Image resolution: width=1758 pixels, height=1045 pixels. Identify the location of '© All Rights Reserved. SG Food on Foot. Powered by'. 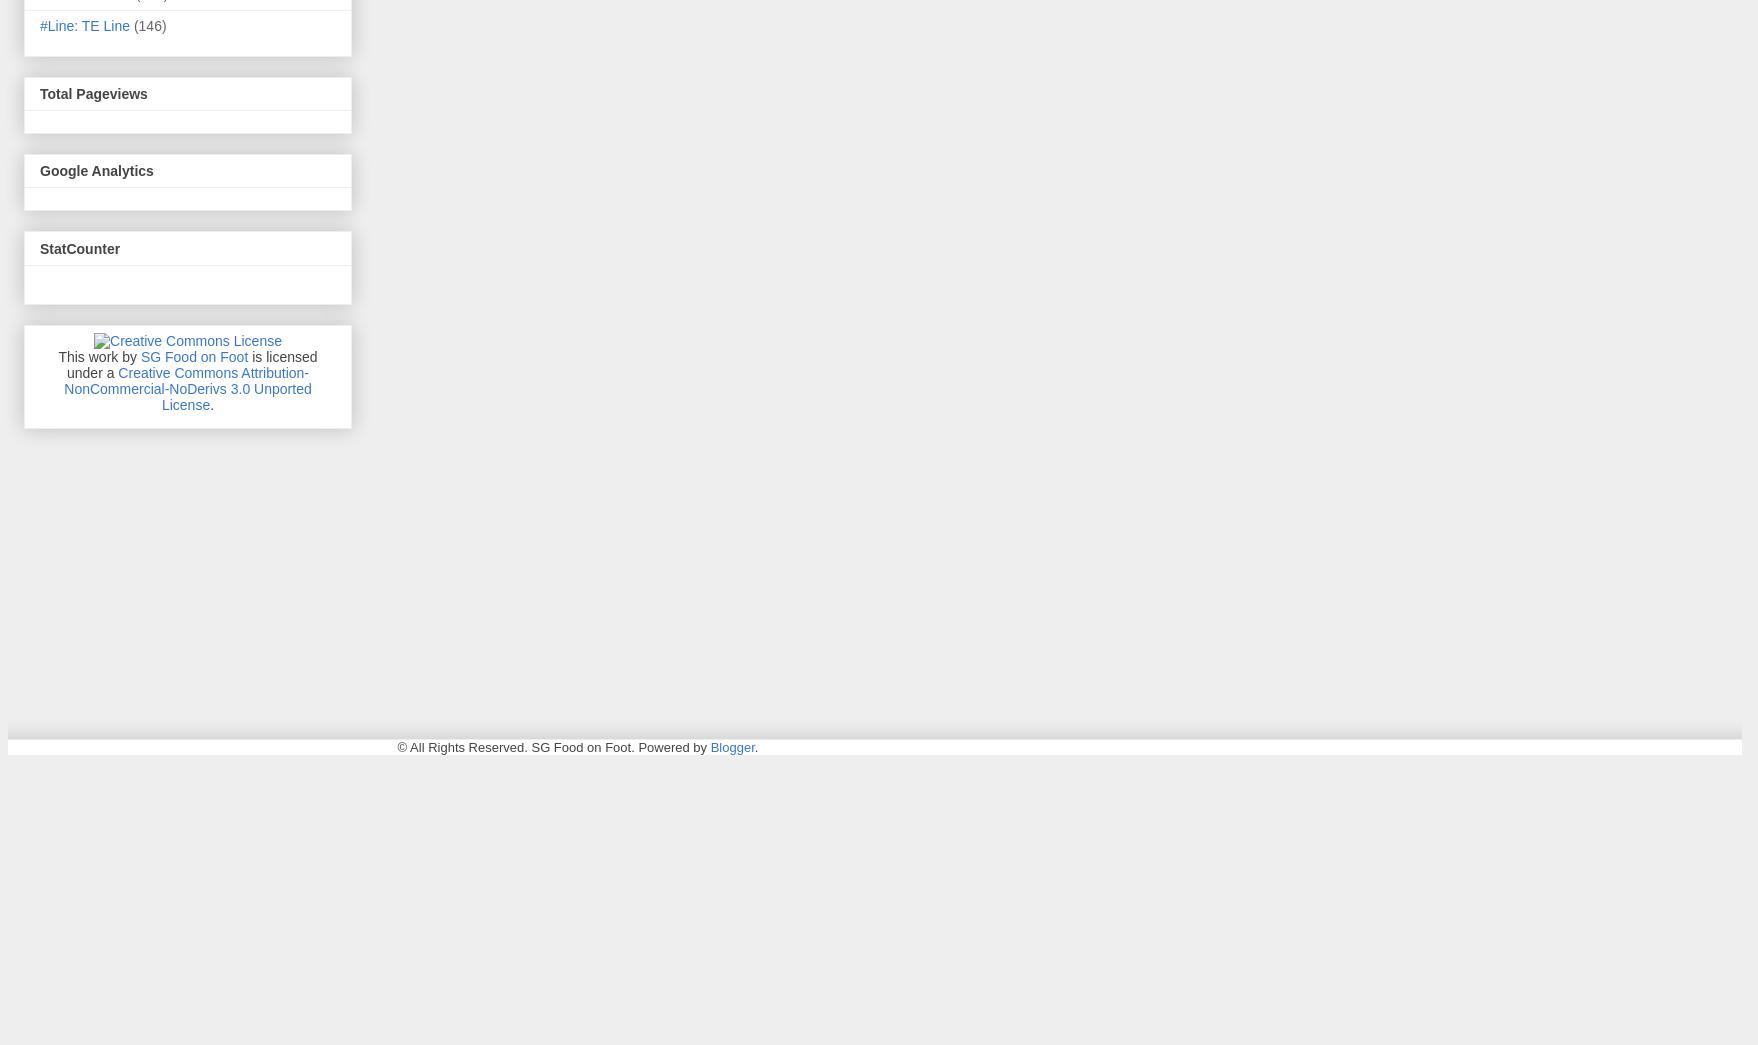
(396, 745).